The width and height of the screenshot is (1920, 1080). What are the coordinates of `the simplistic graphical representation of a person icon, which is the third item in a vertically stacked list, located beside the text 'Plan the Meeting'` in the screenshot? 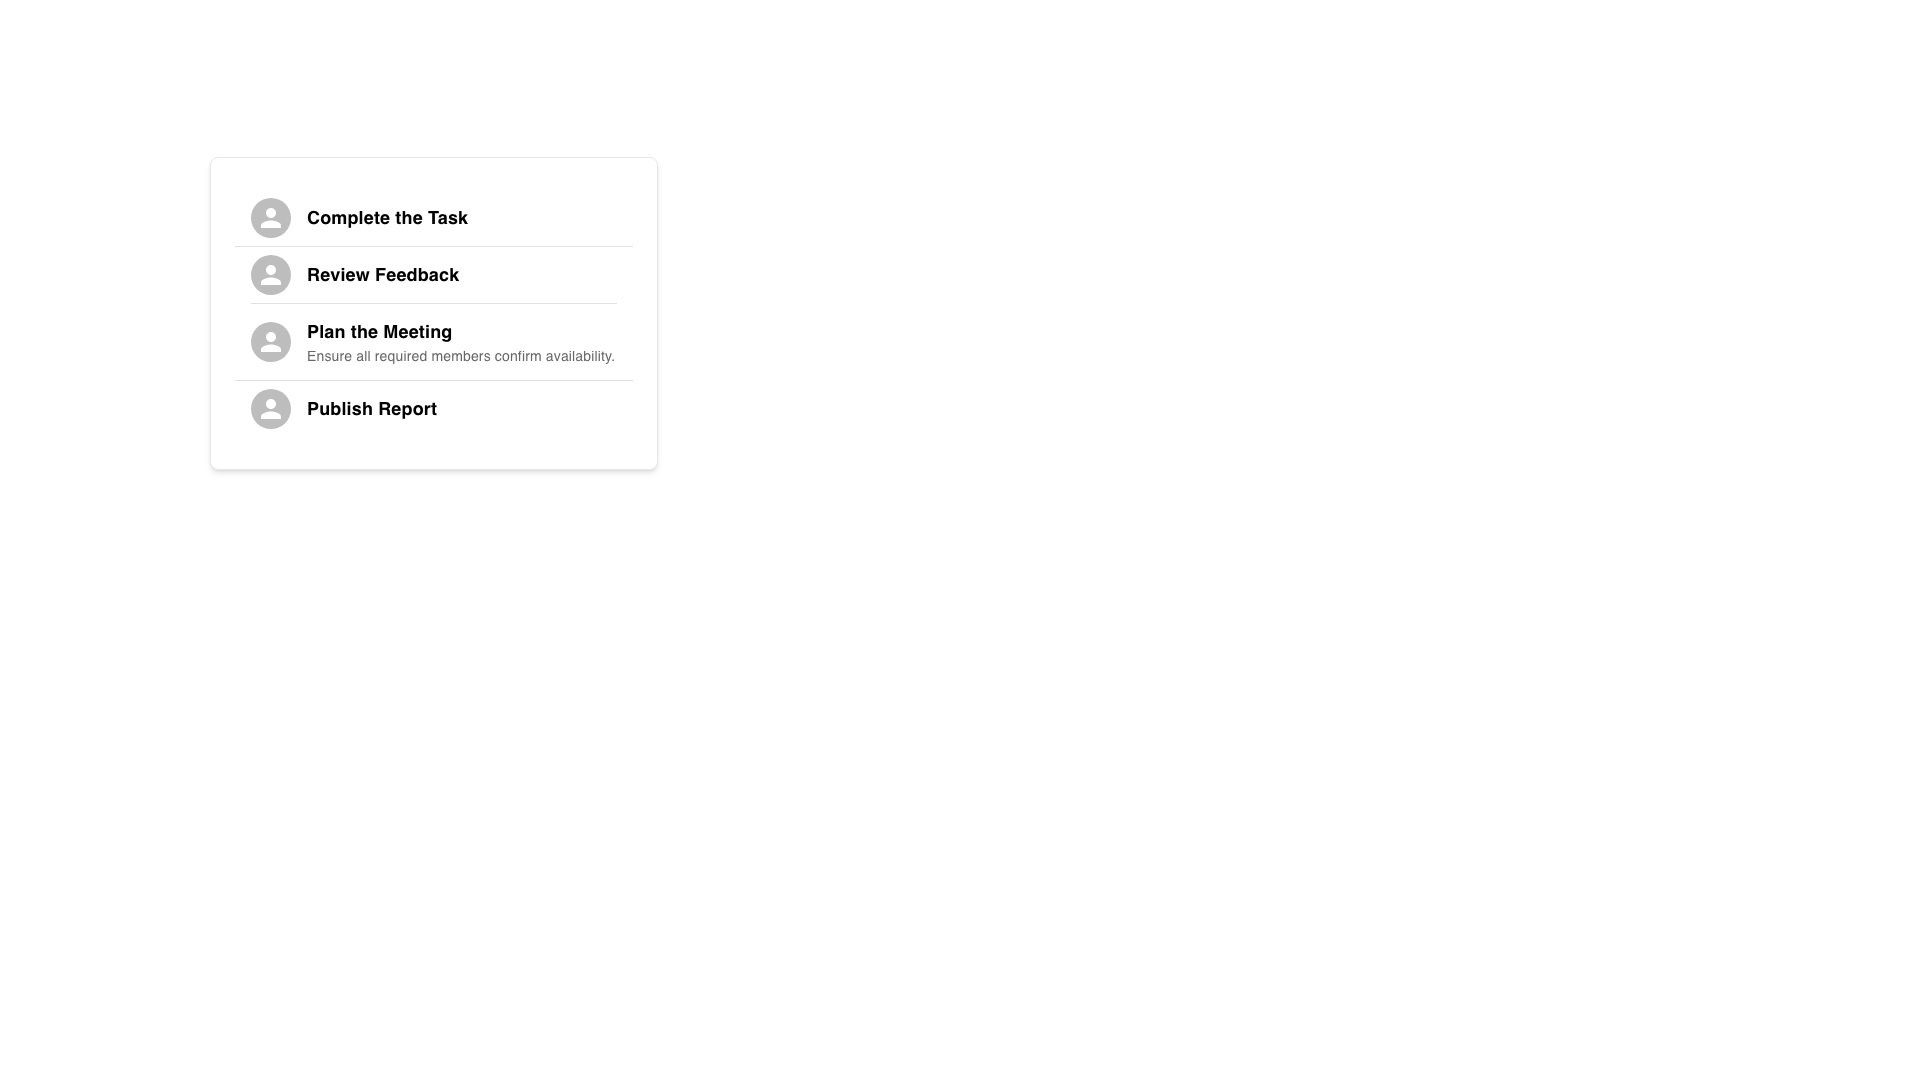 It's located at (269, 407).